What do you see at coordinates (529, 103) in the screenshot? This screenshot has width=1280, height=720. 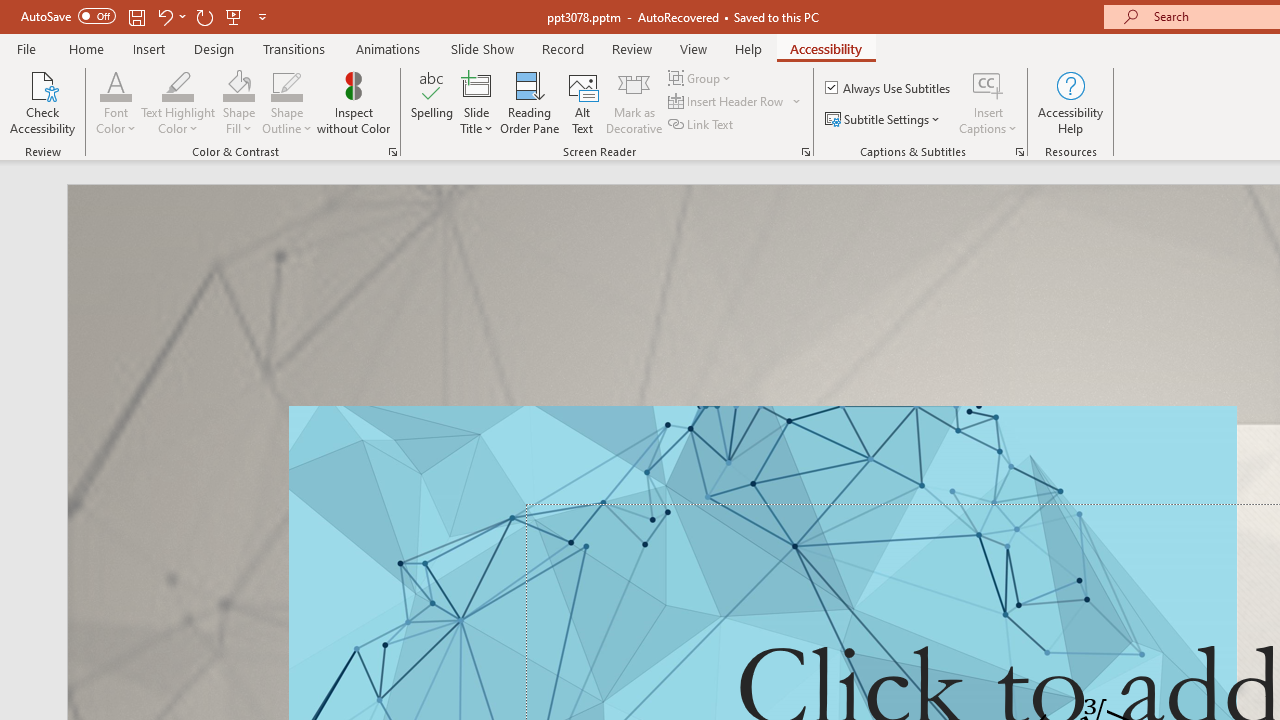 I see `'Reading Order Pane'` at bounding box center [529, 103].